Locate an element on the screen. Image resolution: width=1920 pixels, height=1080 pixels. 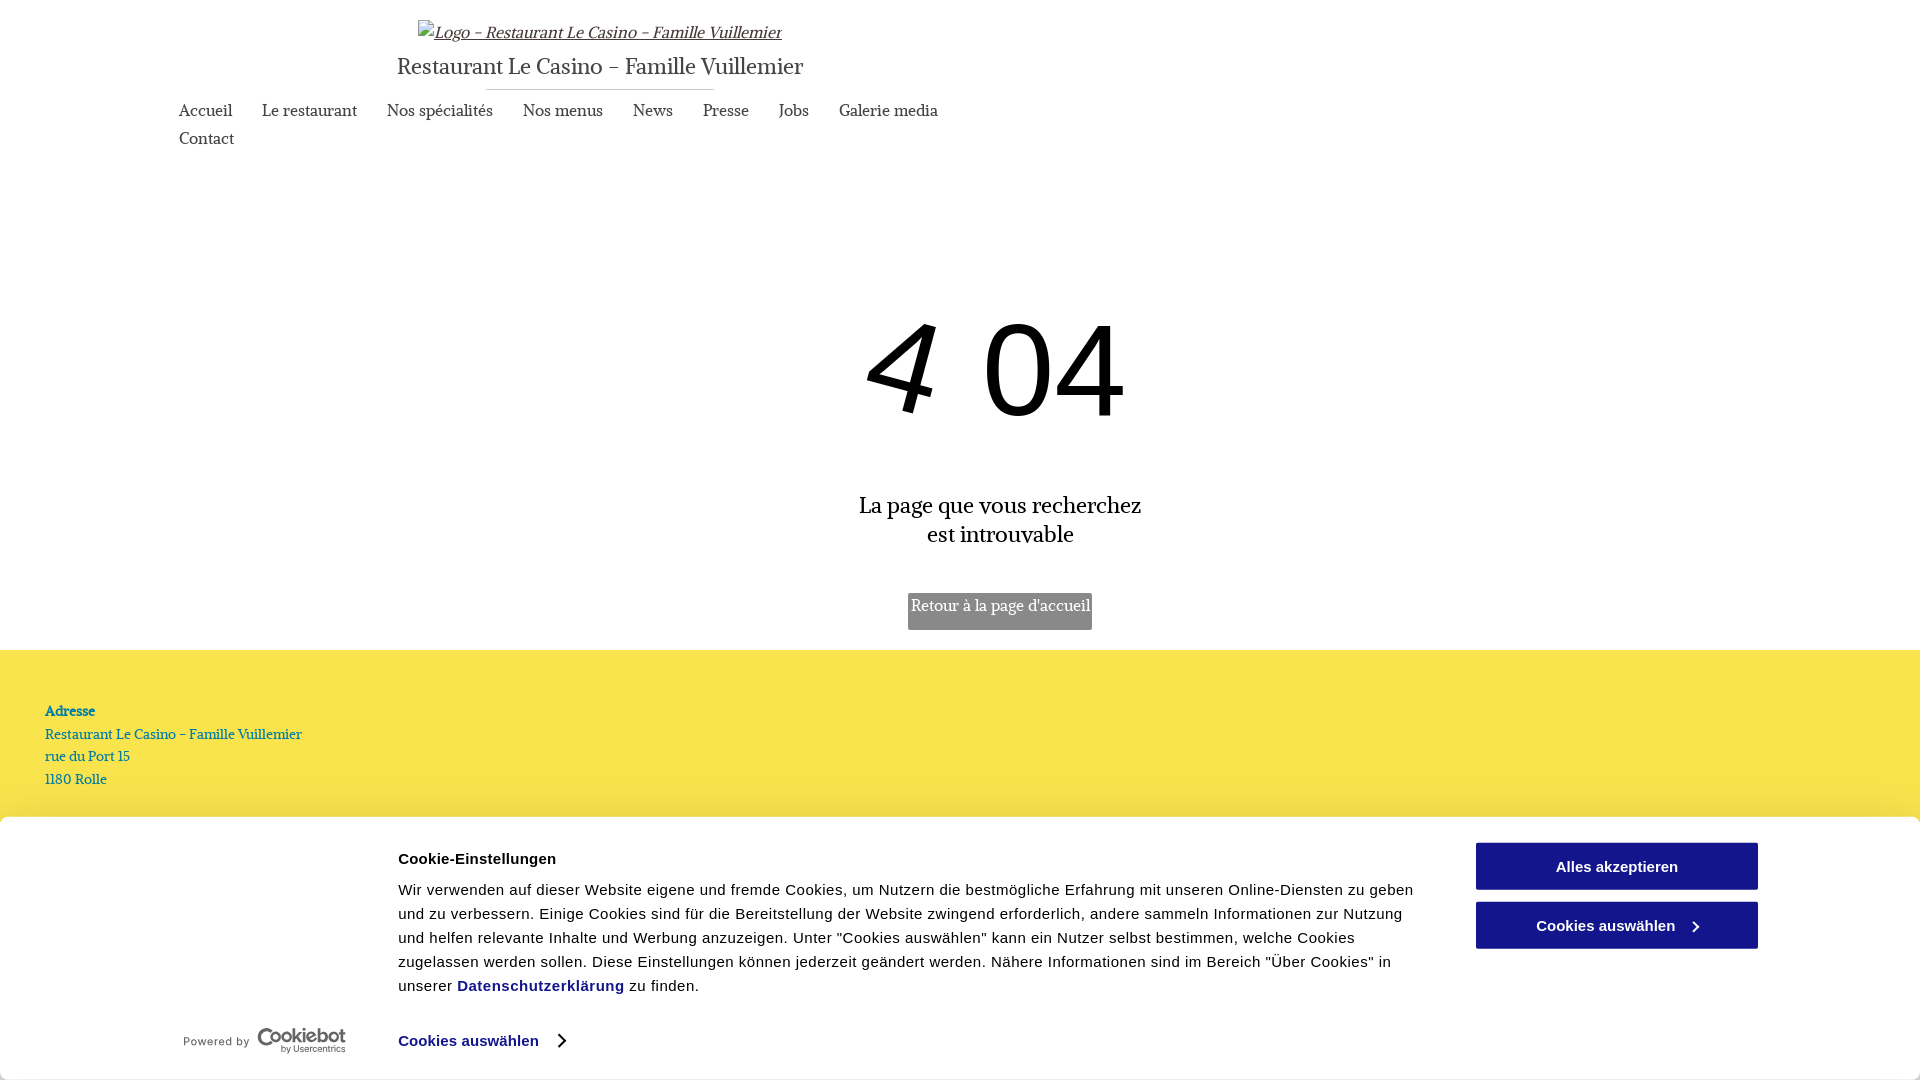
'Accueil' is located at coordinates (205, 111).